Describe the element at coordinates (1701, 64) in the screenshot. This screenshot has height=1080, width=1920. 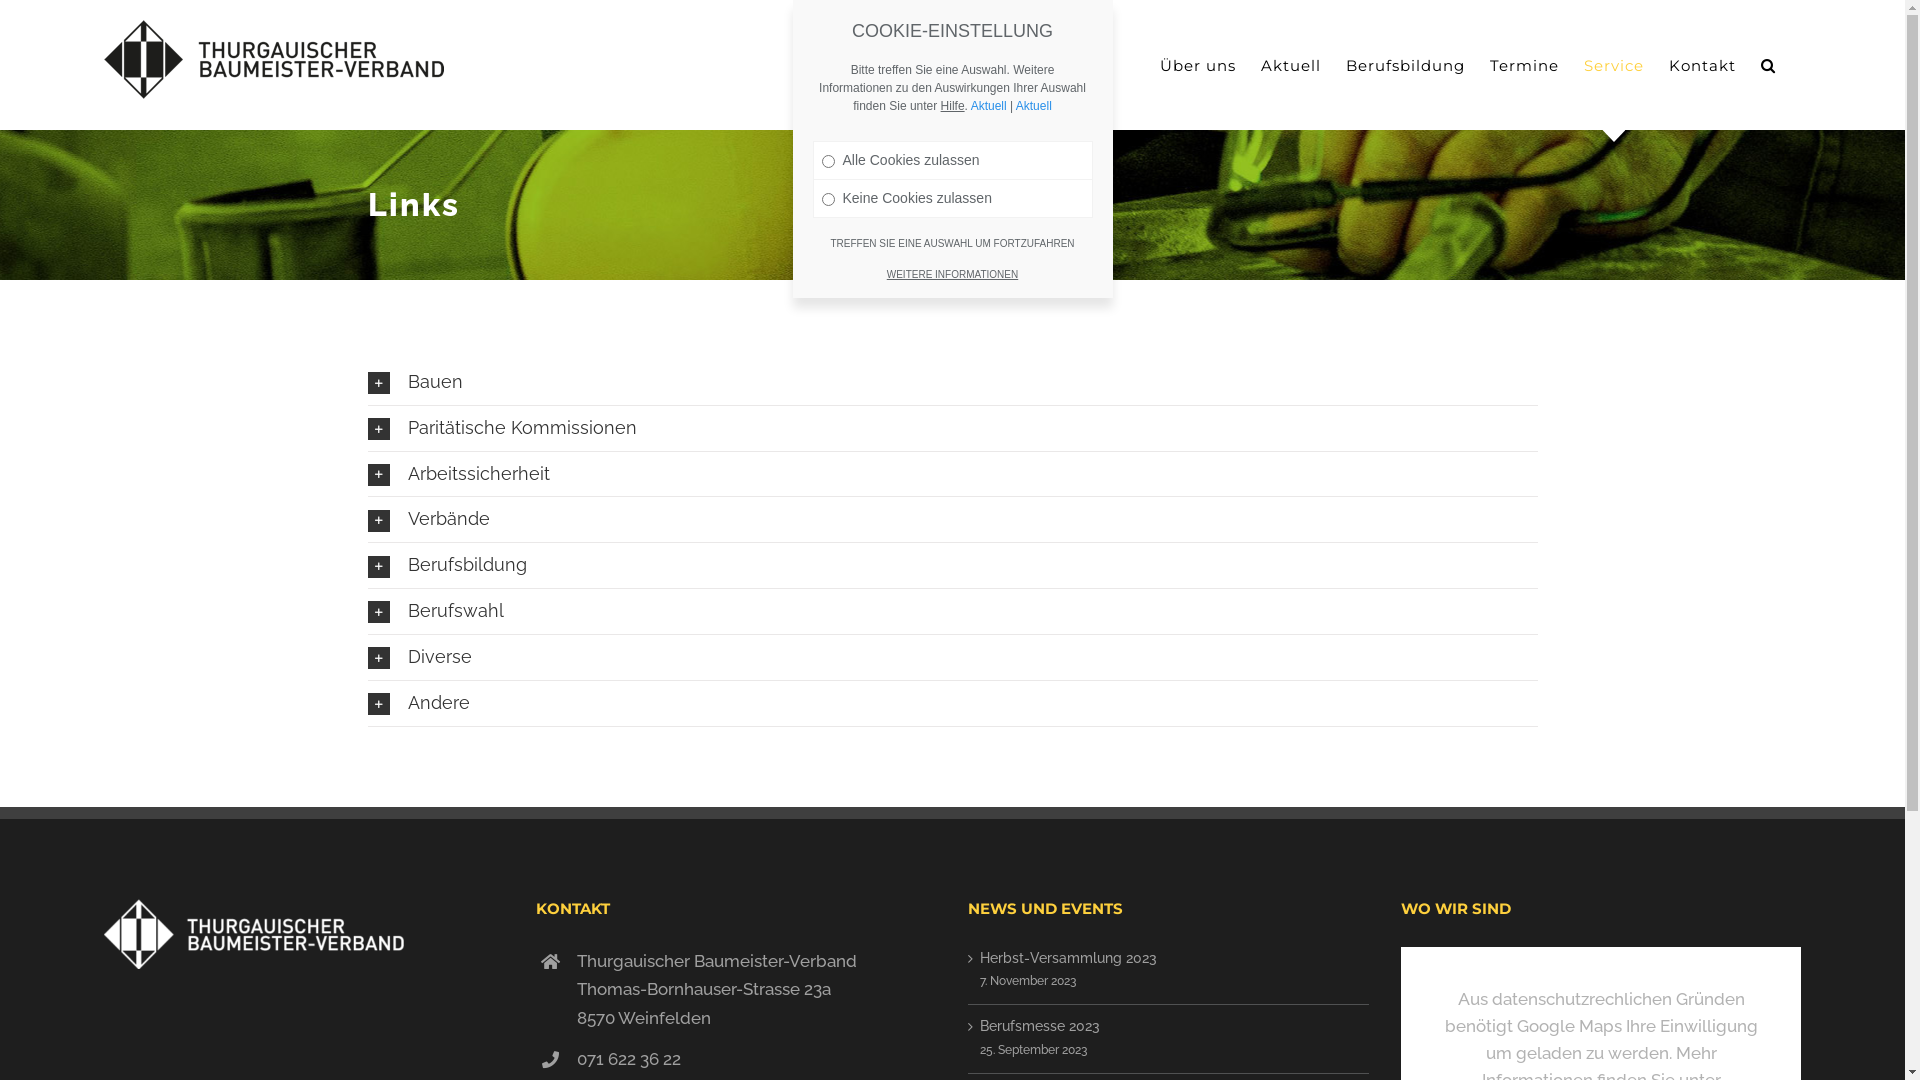
I see `'Kontakt'` at that location.